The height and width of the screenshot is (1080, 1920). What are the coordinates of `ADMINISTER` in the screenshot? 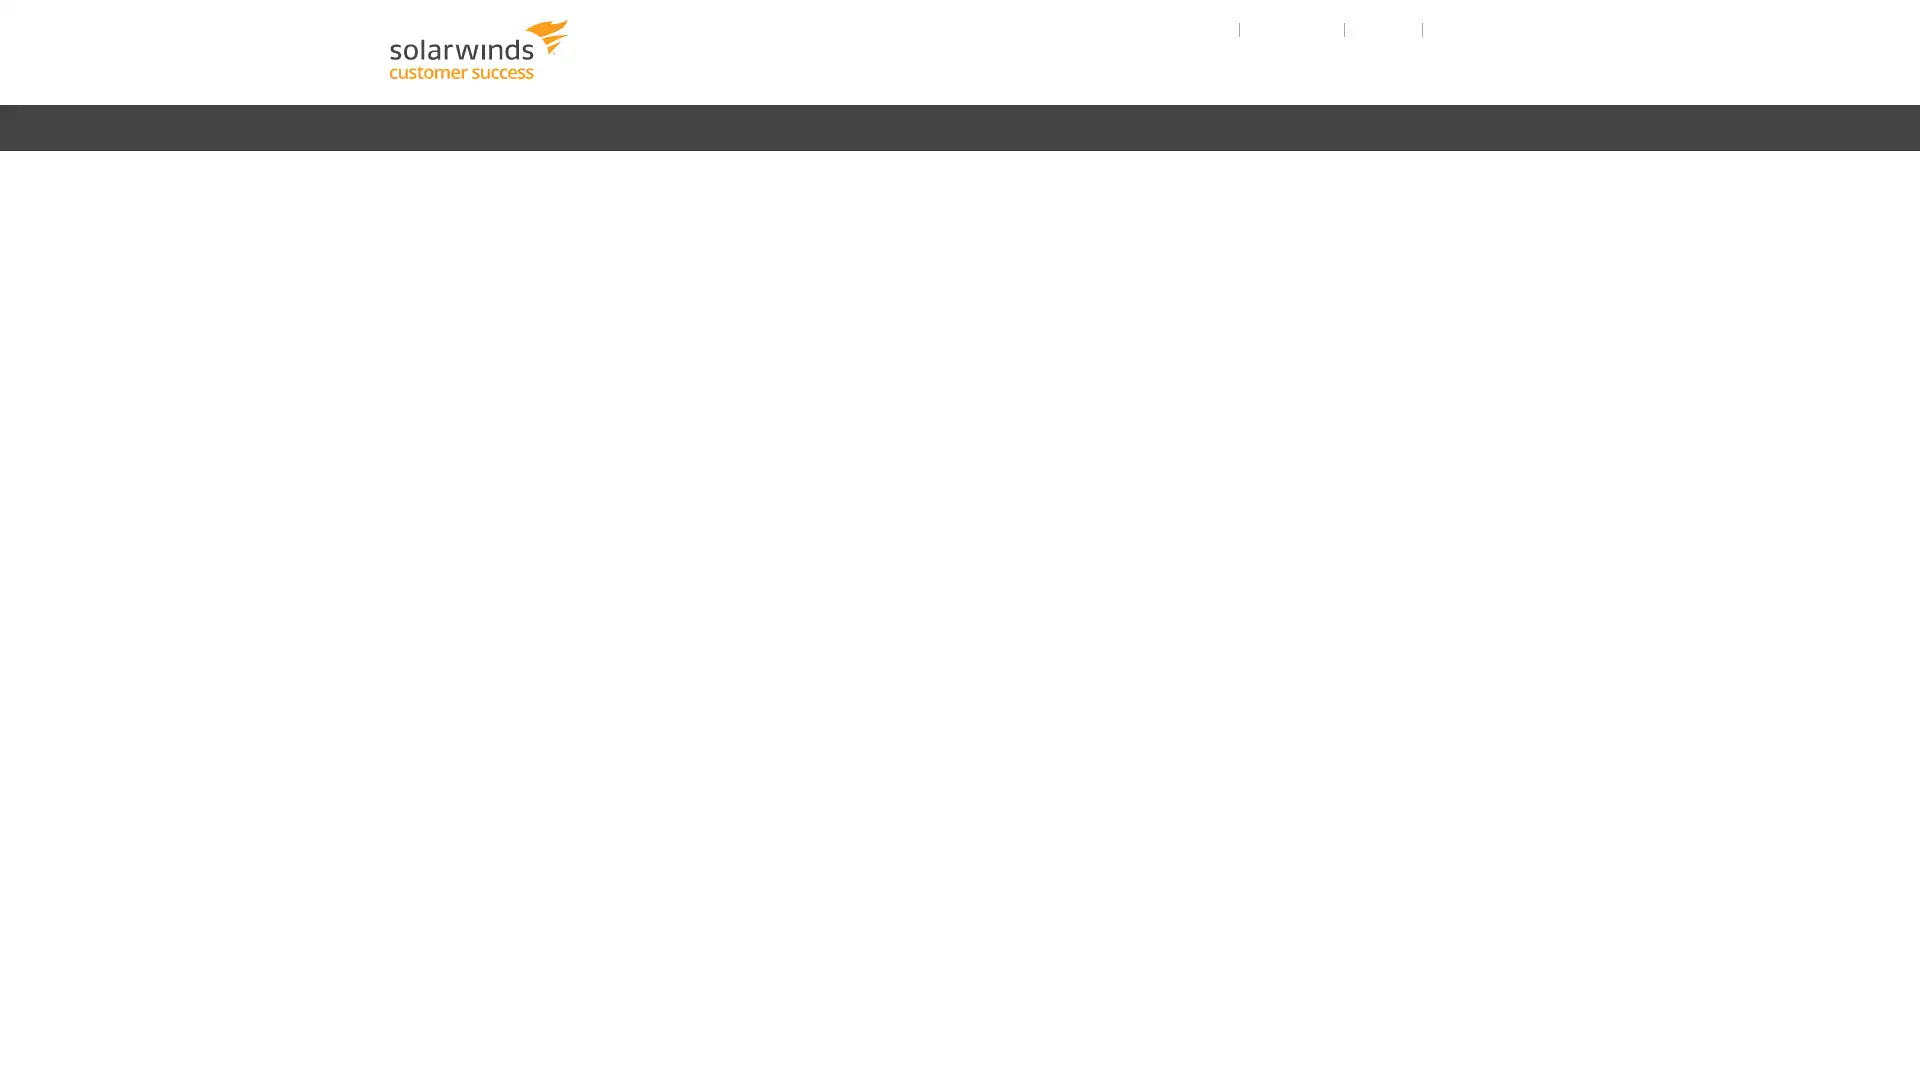 It's located at (949, 361).